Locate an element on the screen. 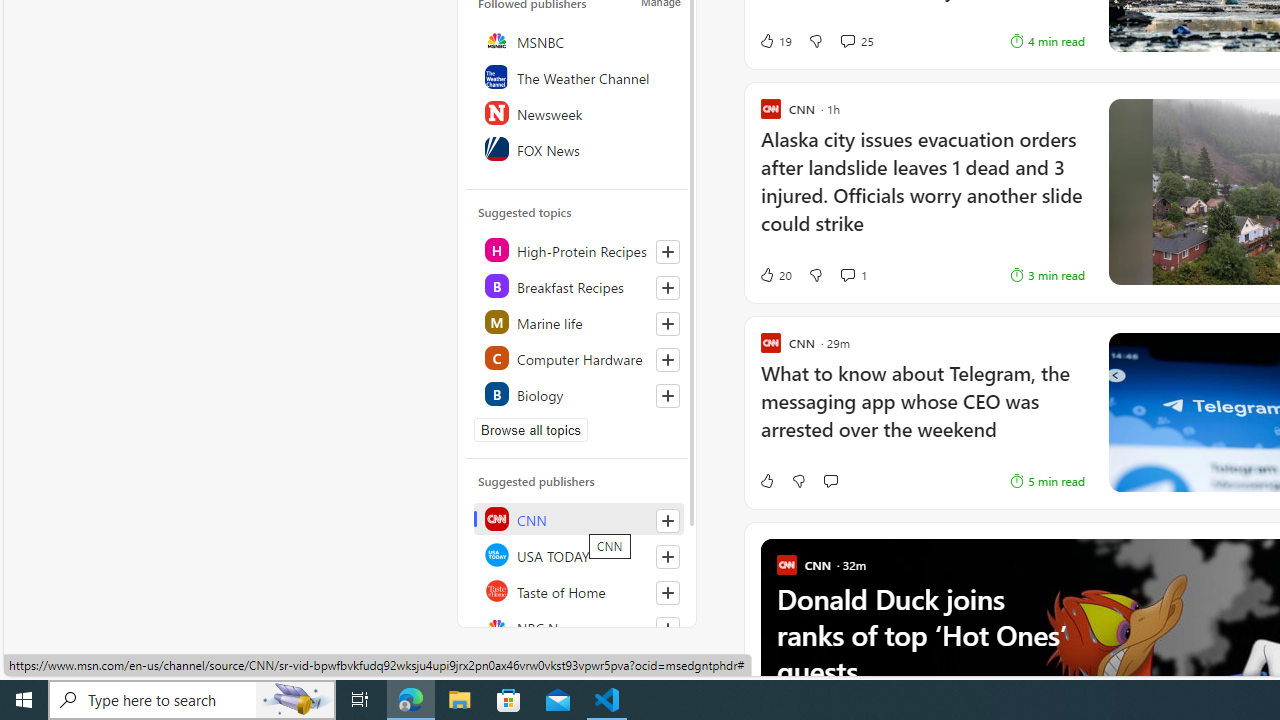 This screenshot has height=720, width=1280. 'Like' is located at coordinates (765, 480).